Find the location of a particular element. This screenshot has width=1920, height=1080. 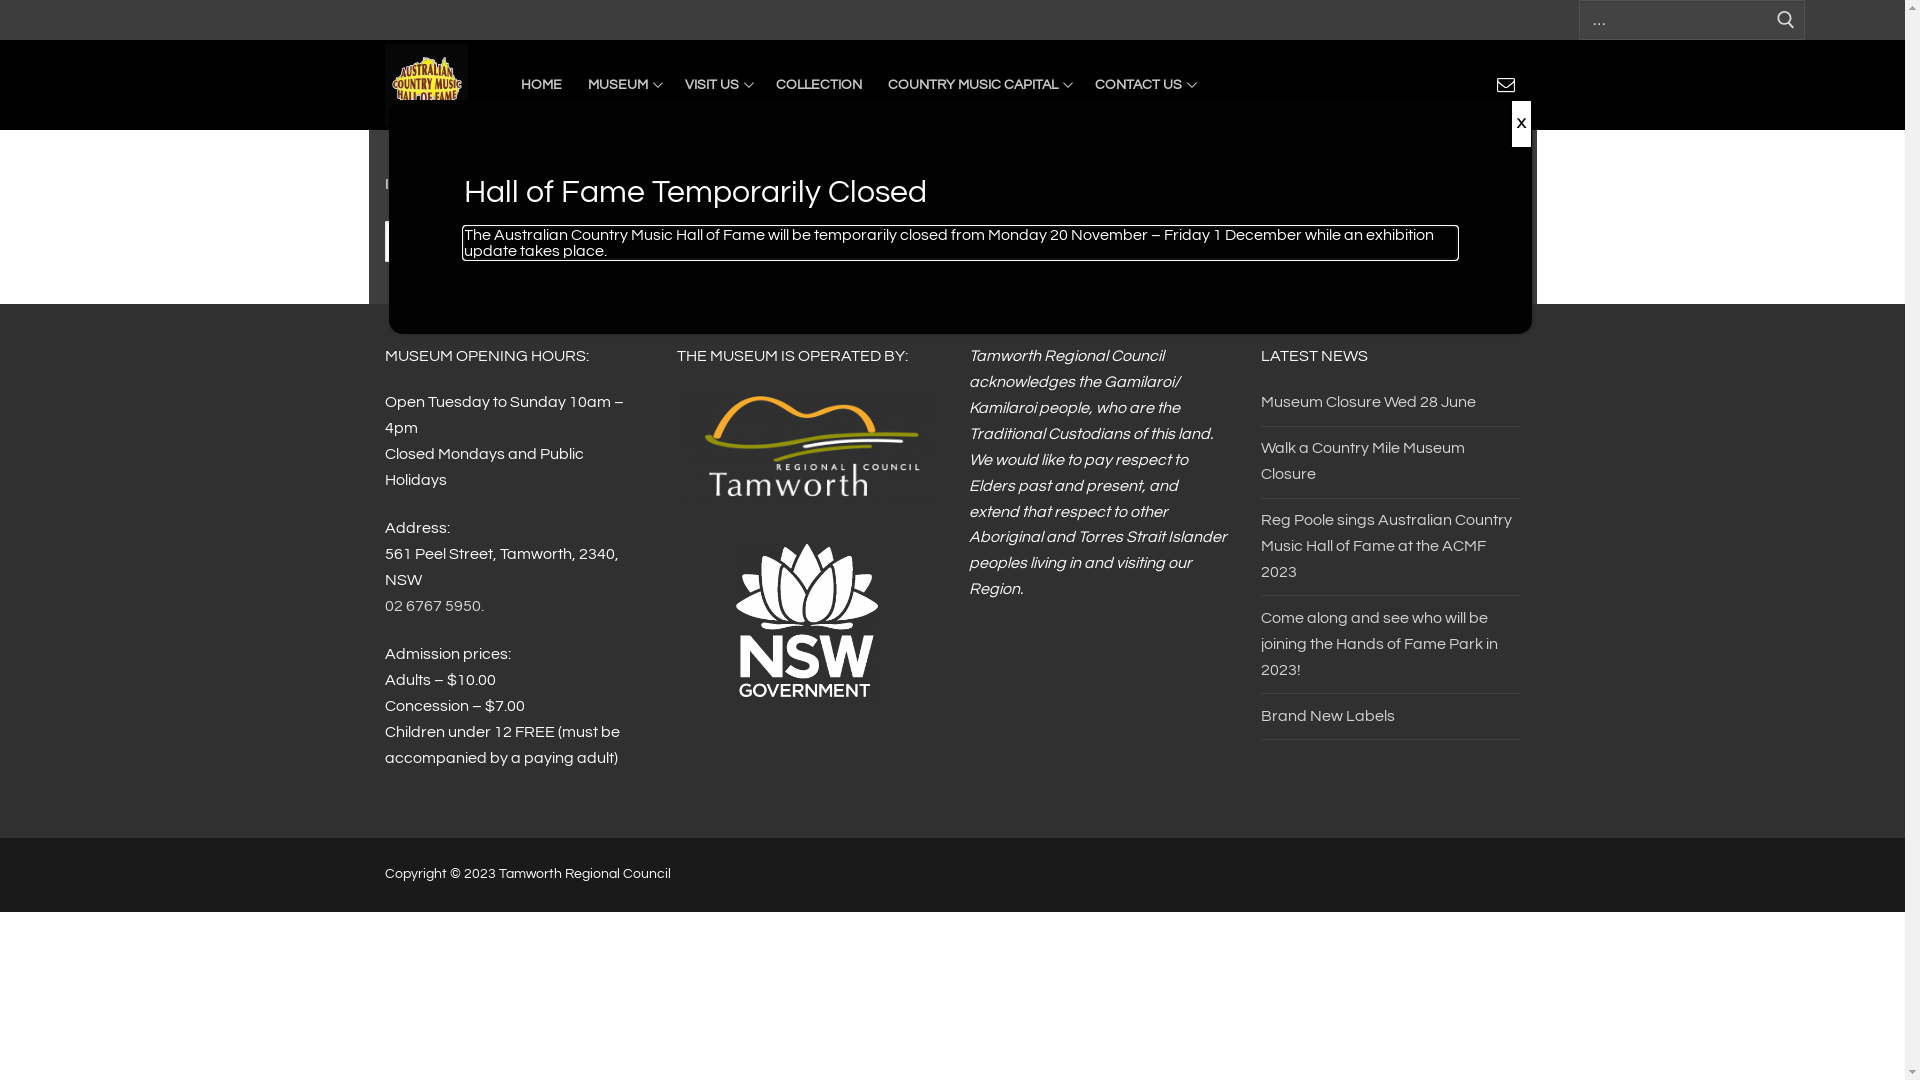

'VISIT US is located at coordinates (717, 84).